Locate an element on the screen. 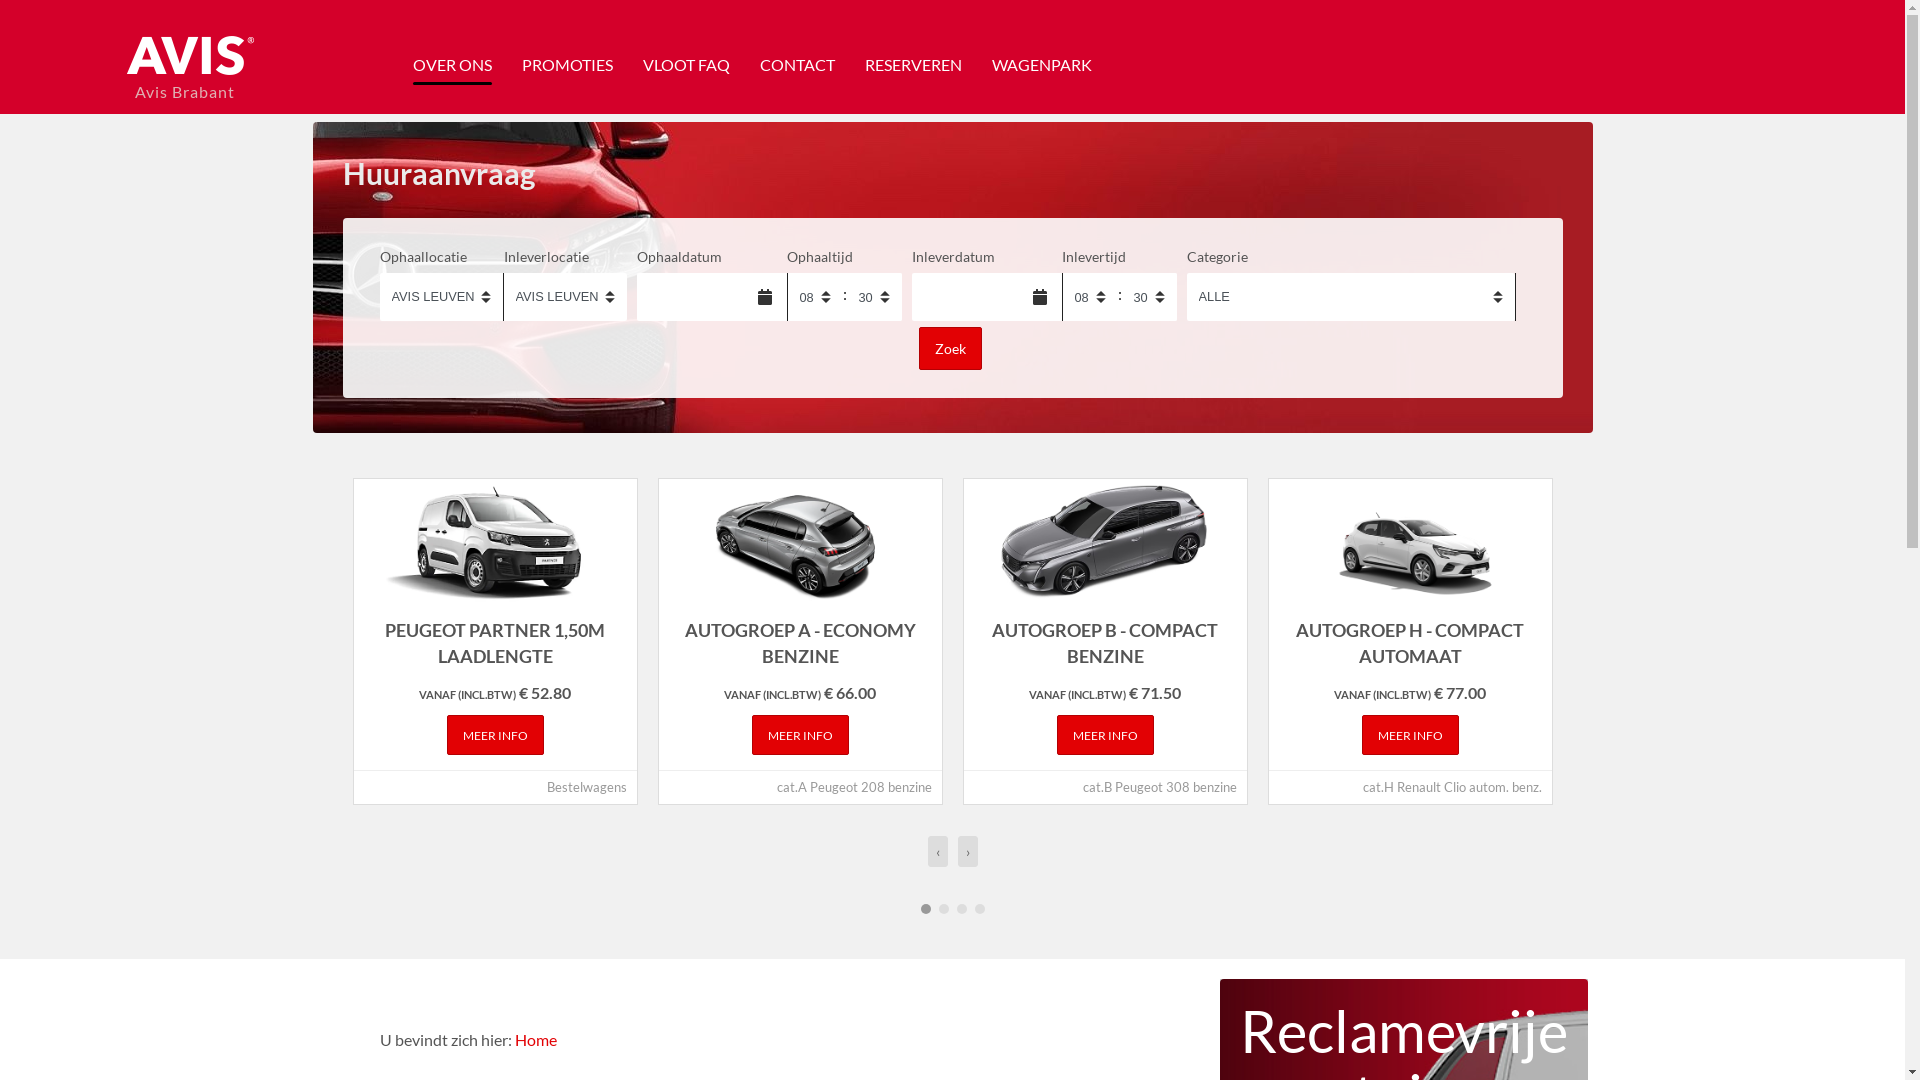  'WAGENPARK' is located at coordinates (1040, 63).